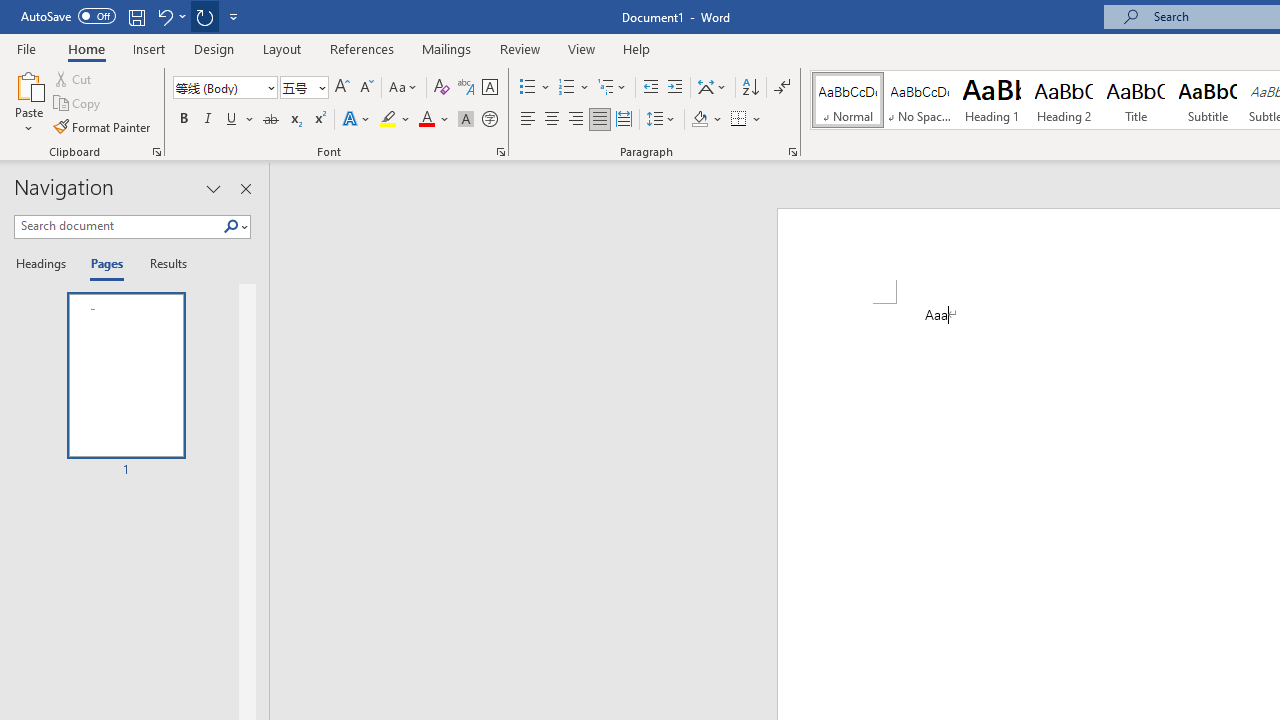  Describe the element at coordinates (675, 86) in the screenshot. I see `'Increase Indent'` at that location.